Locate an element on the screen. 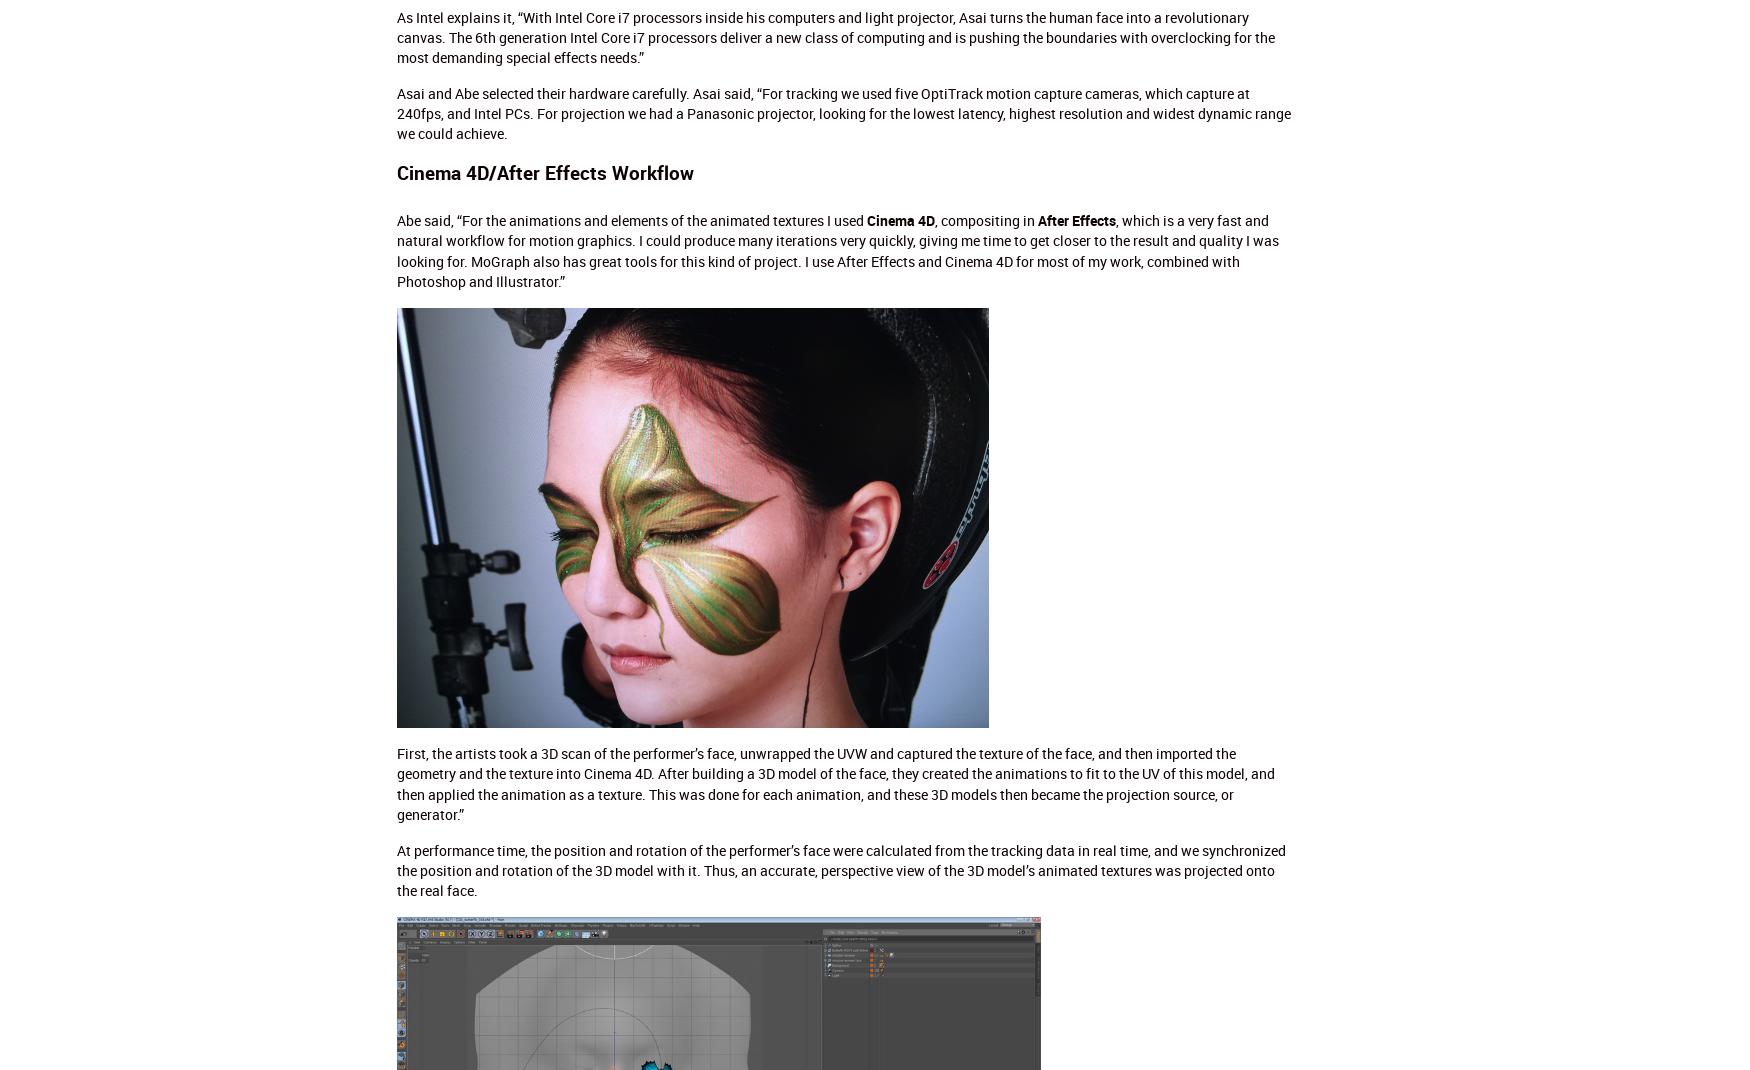 The width and height of the screenshot is (1750, 1070). 'At performance time, the position and rotation of the performer’s face were calculated from the tracking data in real time, and we synchronized the position and rotation of the 3D model with it. Thus, an accurate, perspective view of the 3D model’s animated textures was projected onto the real face.' is located at coordinates (840, 870).